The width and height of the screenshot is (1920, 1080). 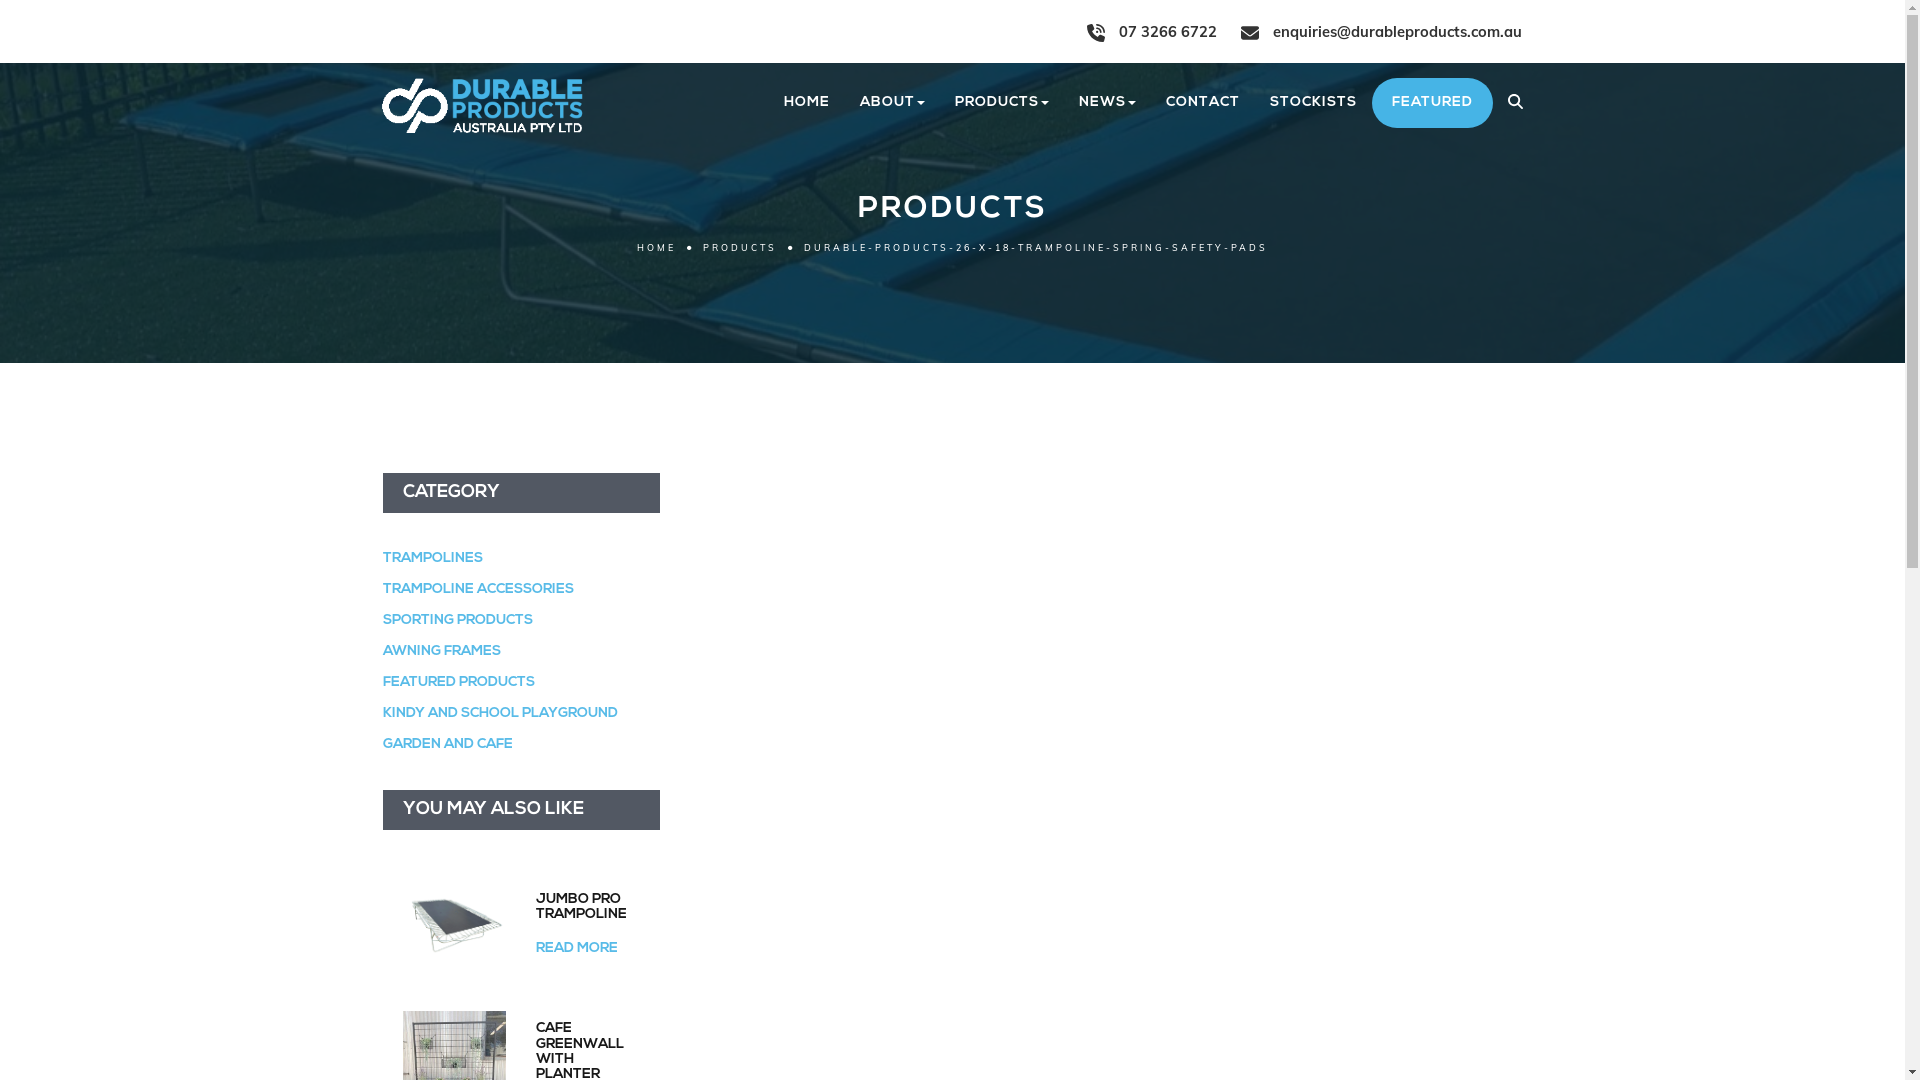 What do you see at coordinates (806, 103) in the screenshot?
I see `'HOME'` at bounding box center [806, 103].